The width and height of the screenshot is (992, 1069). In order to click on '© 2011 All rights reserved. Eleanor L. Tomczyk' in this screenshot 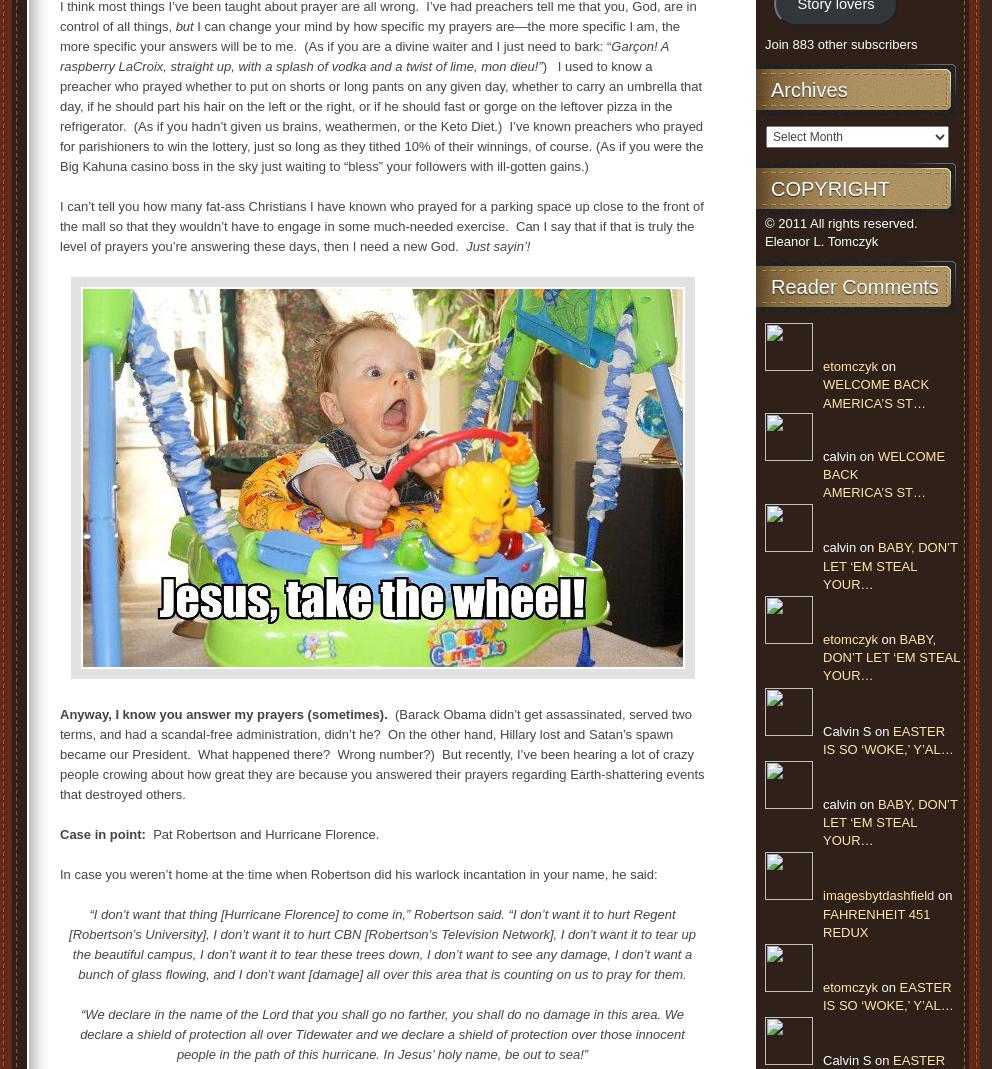, I will do `click(840, 230)`.